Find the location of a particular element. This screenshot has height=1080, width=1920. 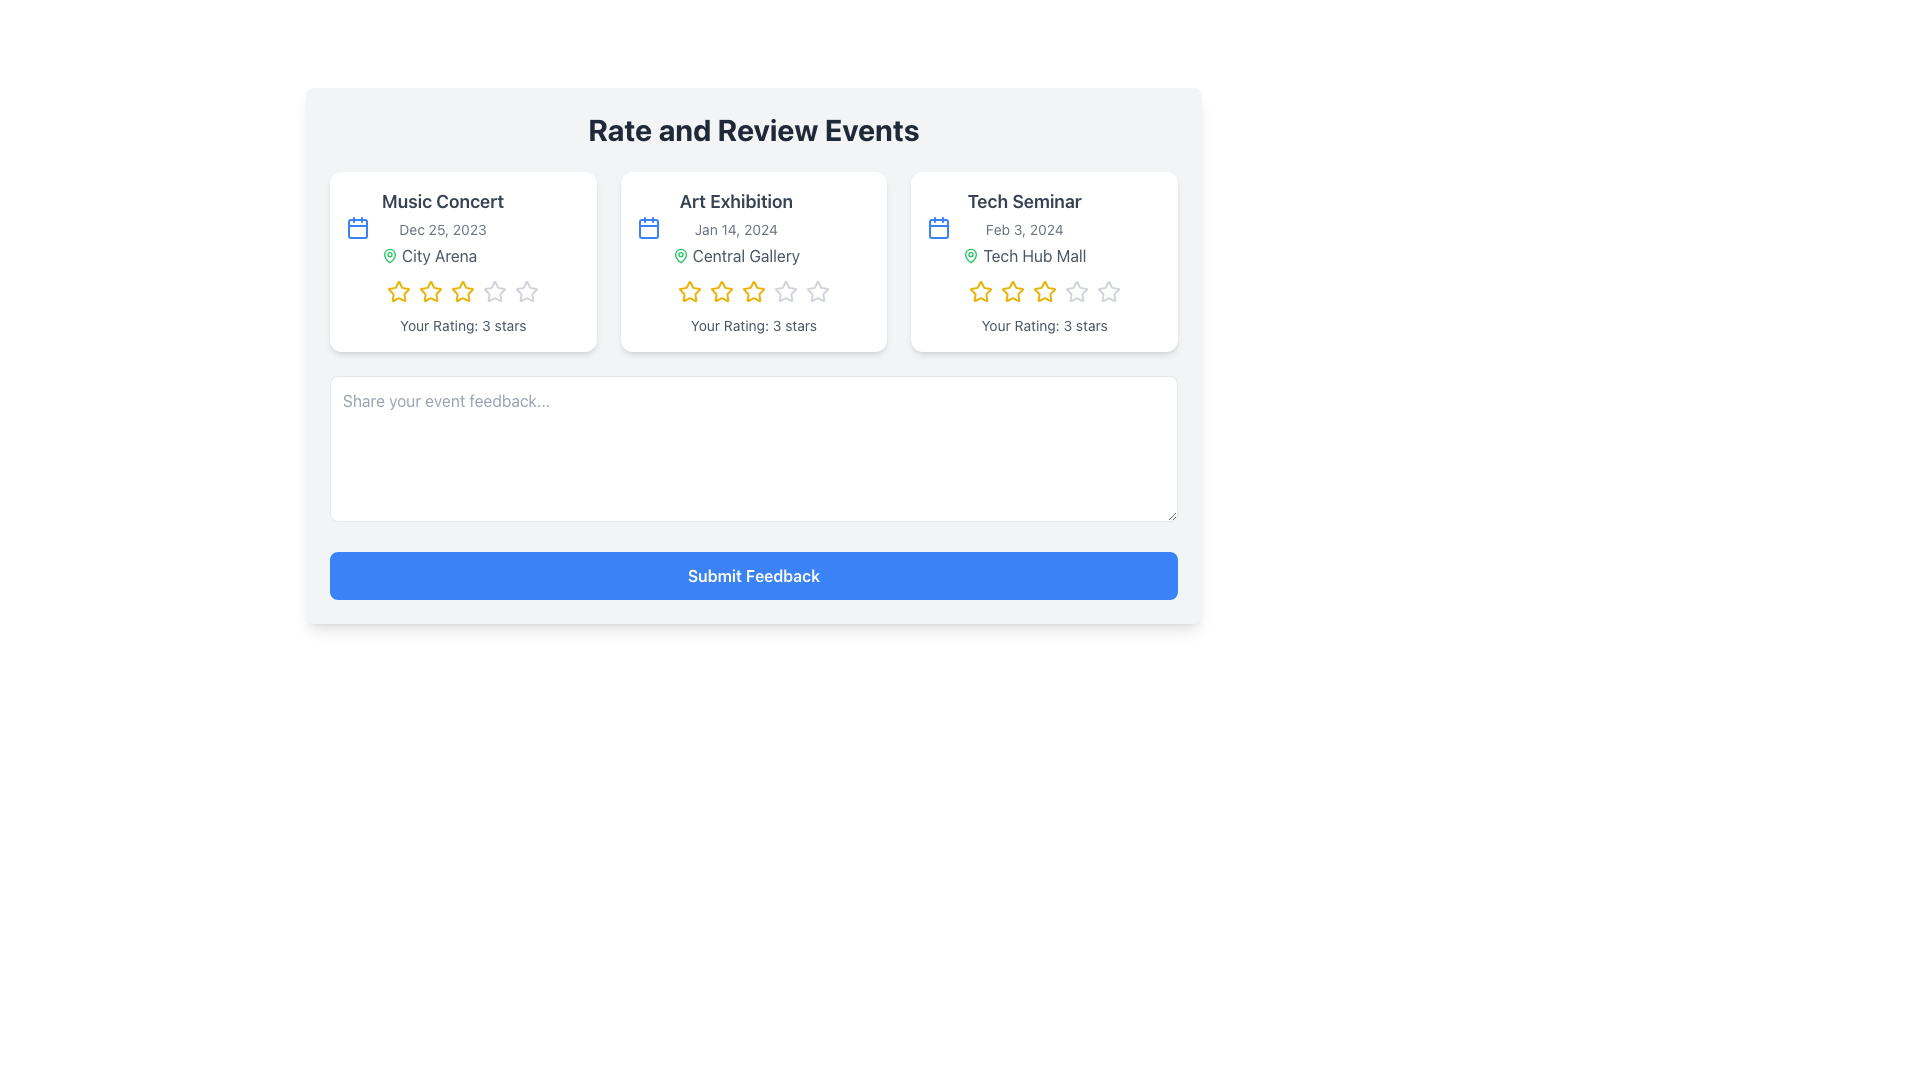

the blue calendar icon located to the left of 'Feb 3, 2024' text in the 'Tech Seminar' column of the 'Rate and Review Events' section is located at coordinates (938, 226).